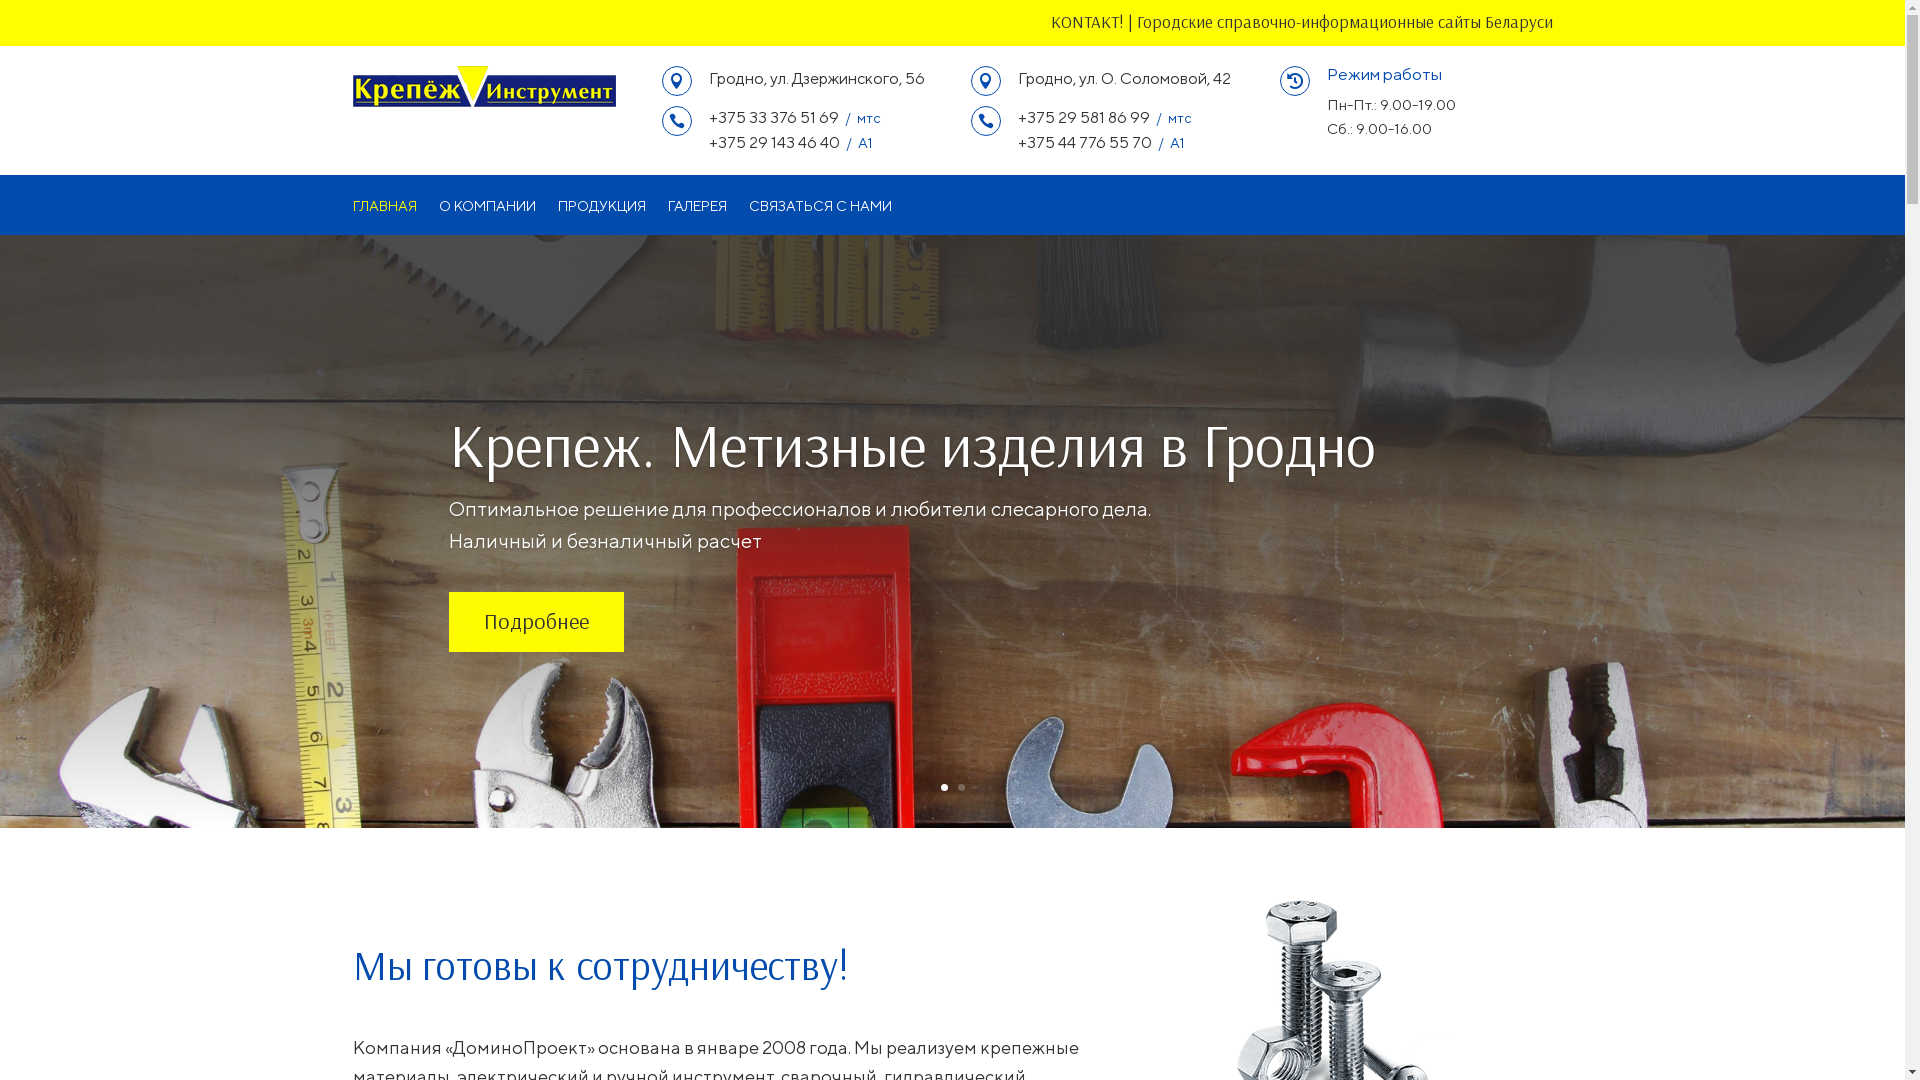  Describe the element at coordinates (942, 786) in the screenshot. I see `'1'` at that location.